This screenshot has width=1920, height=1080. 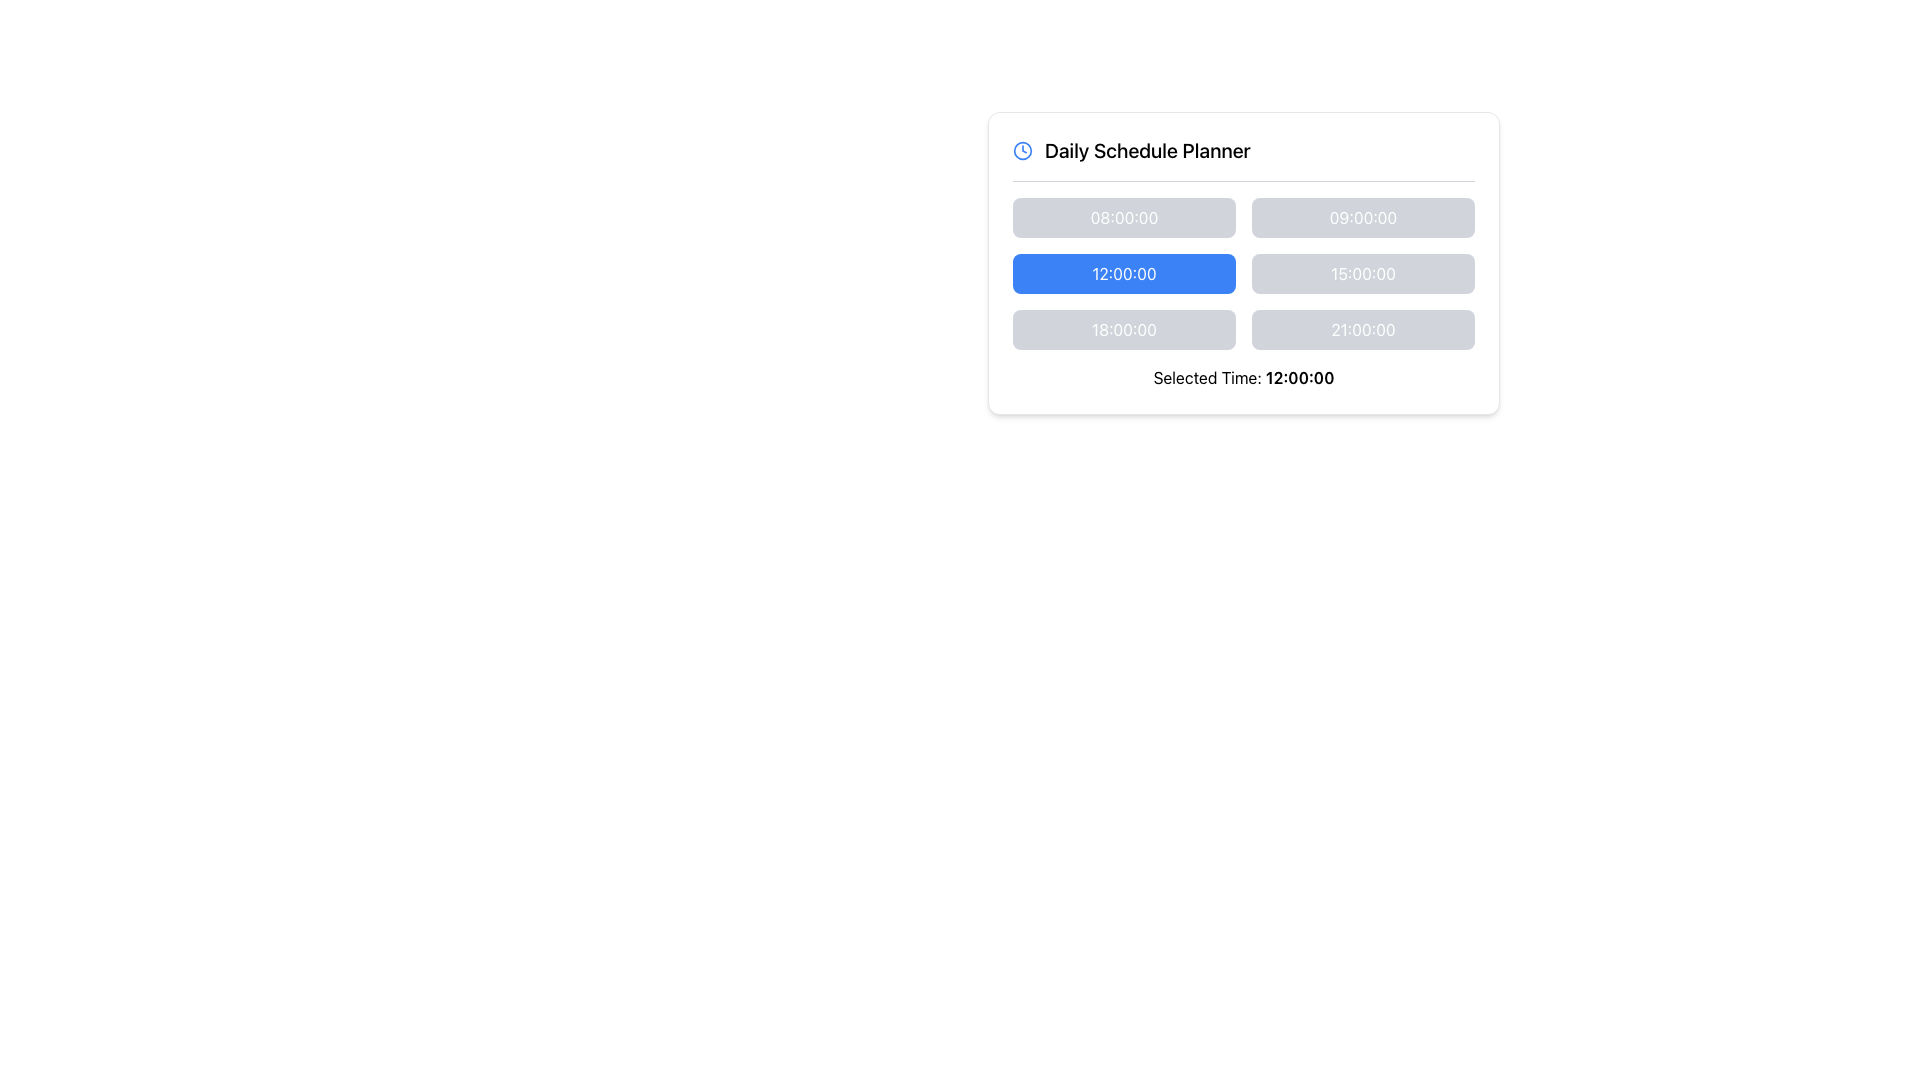 I want to click on the decorative clock face graphic within the SVG icon located in the top-left area of the 'Daily Schedule Planner' card, so click(x=1022, y=149).